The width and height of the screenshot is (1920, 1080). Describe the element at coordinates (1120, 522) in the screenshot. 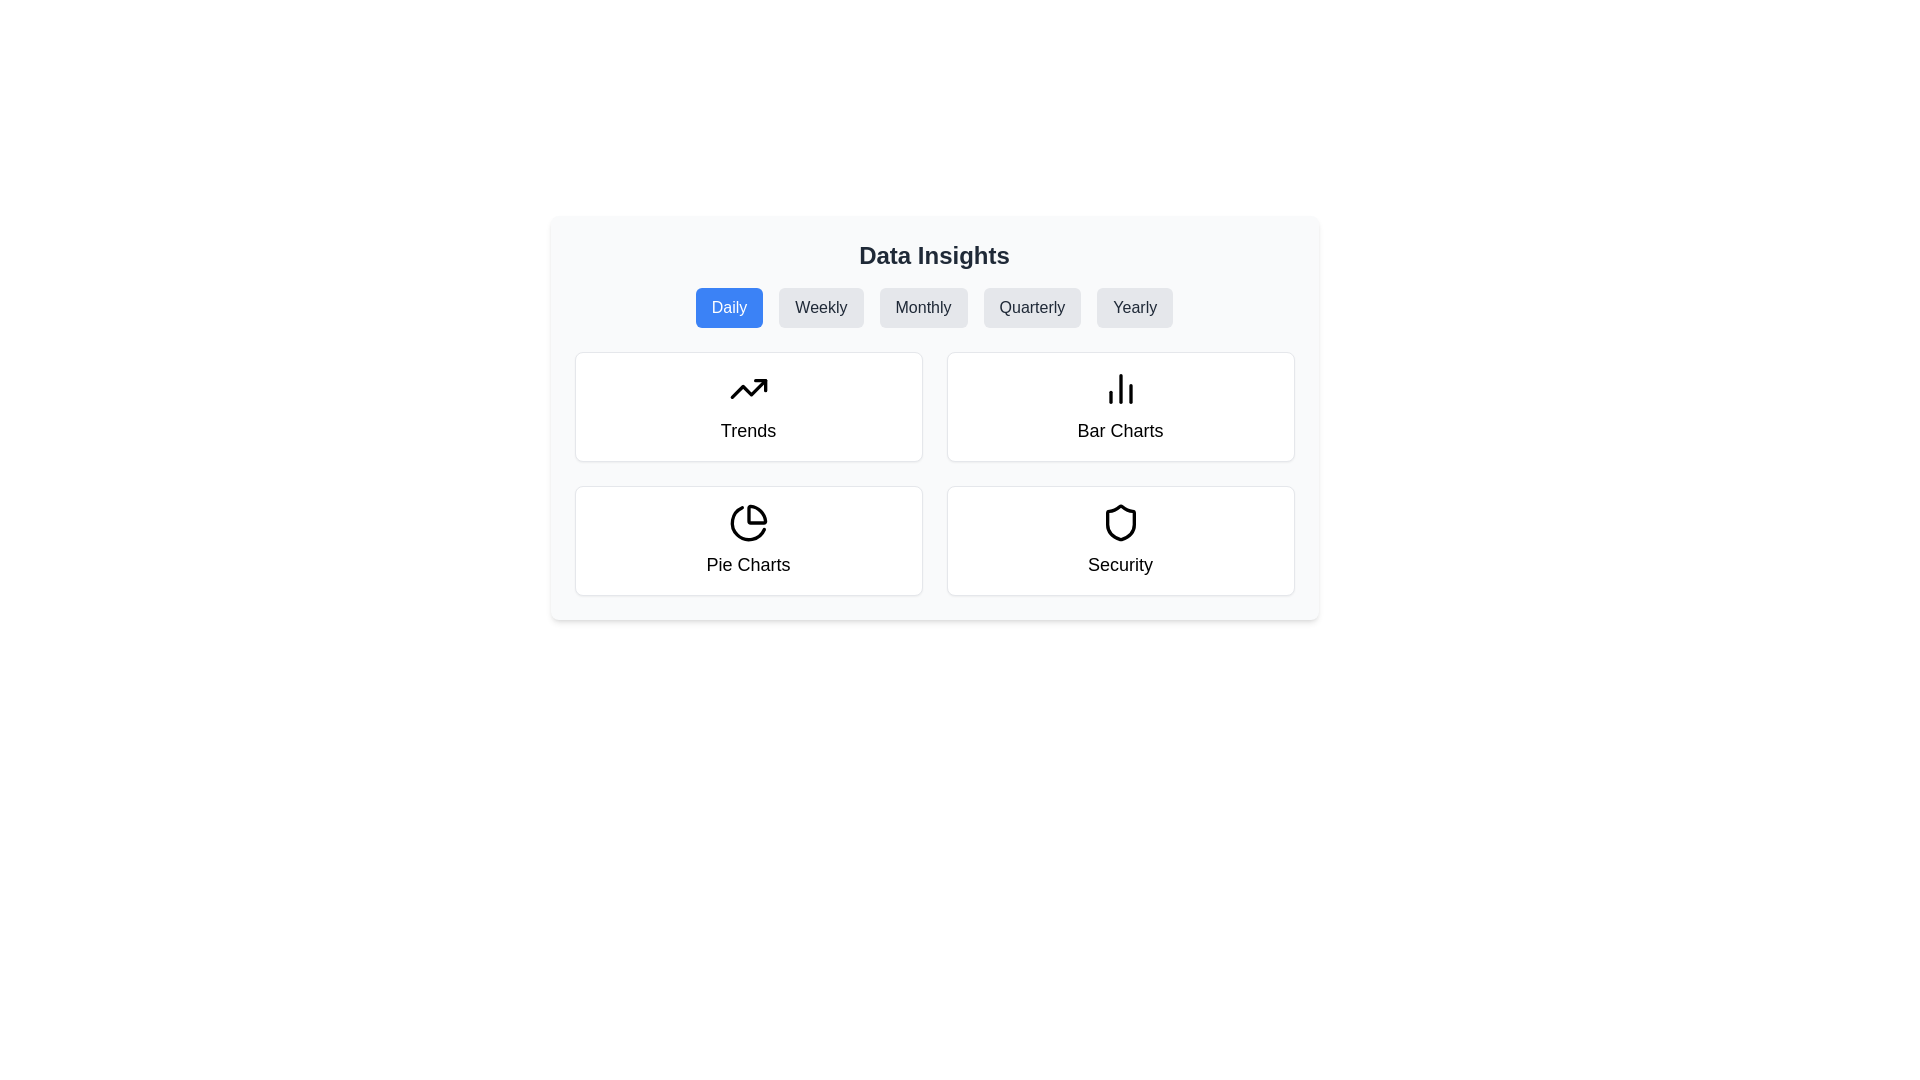

I see `the security icon located at the top of the 'Security' card in the lower right of the grid layout` at that location.